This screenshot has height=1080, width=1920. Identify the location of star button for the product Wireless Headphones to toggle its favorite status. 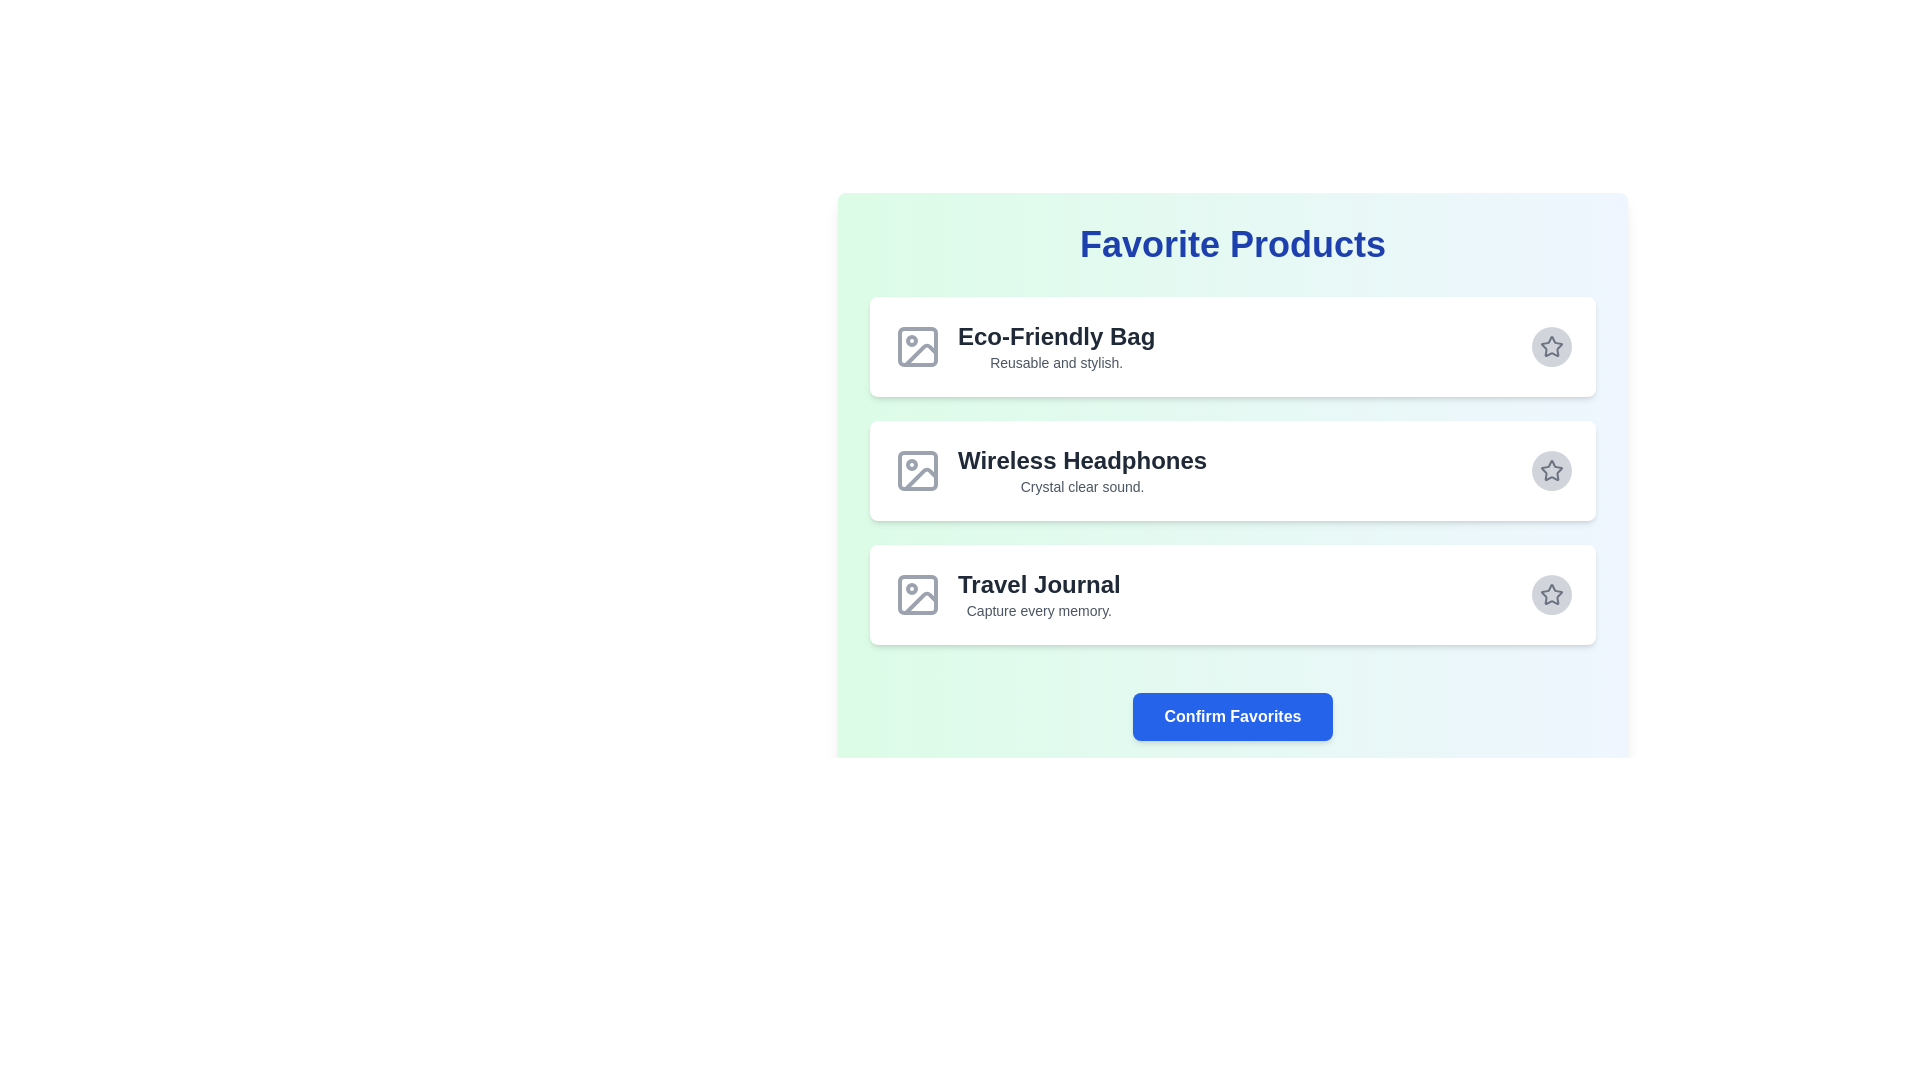
(1550, 470).